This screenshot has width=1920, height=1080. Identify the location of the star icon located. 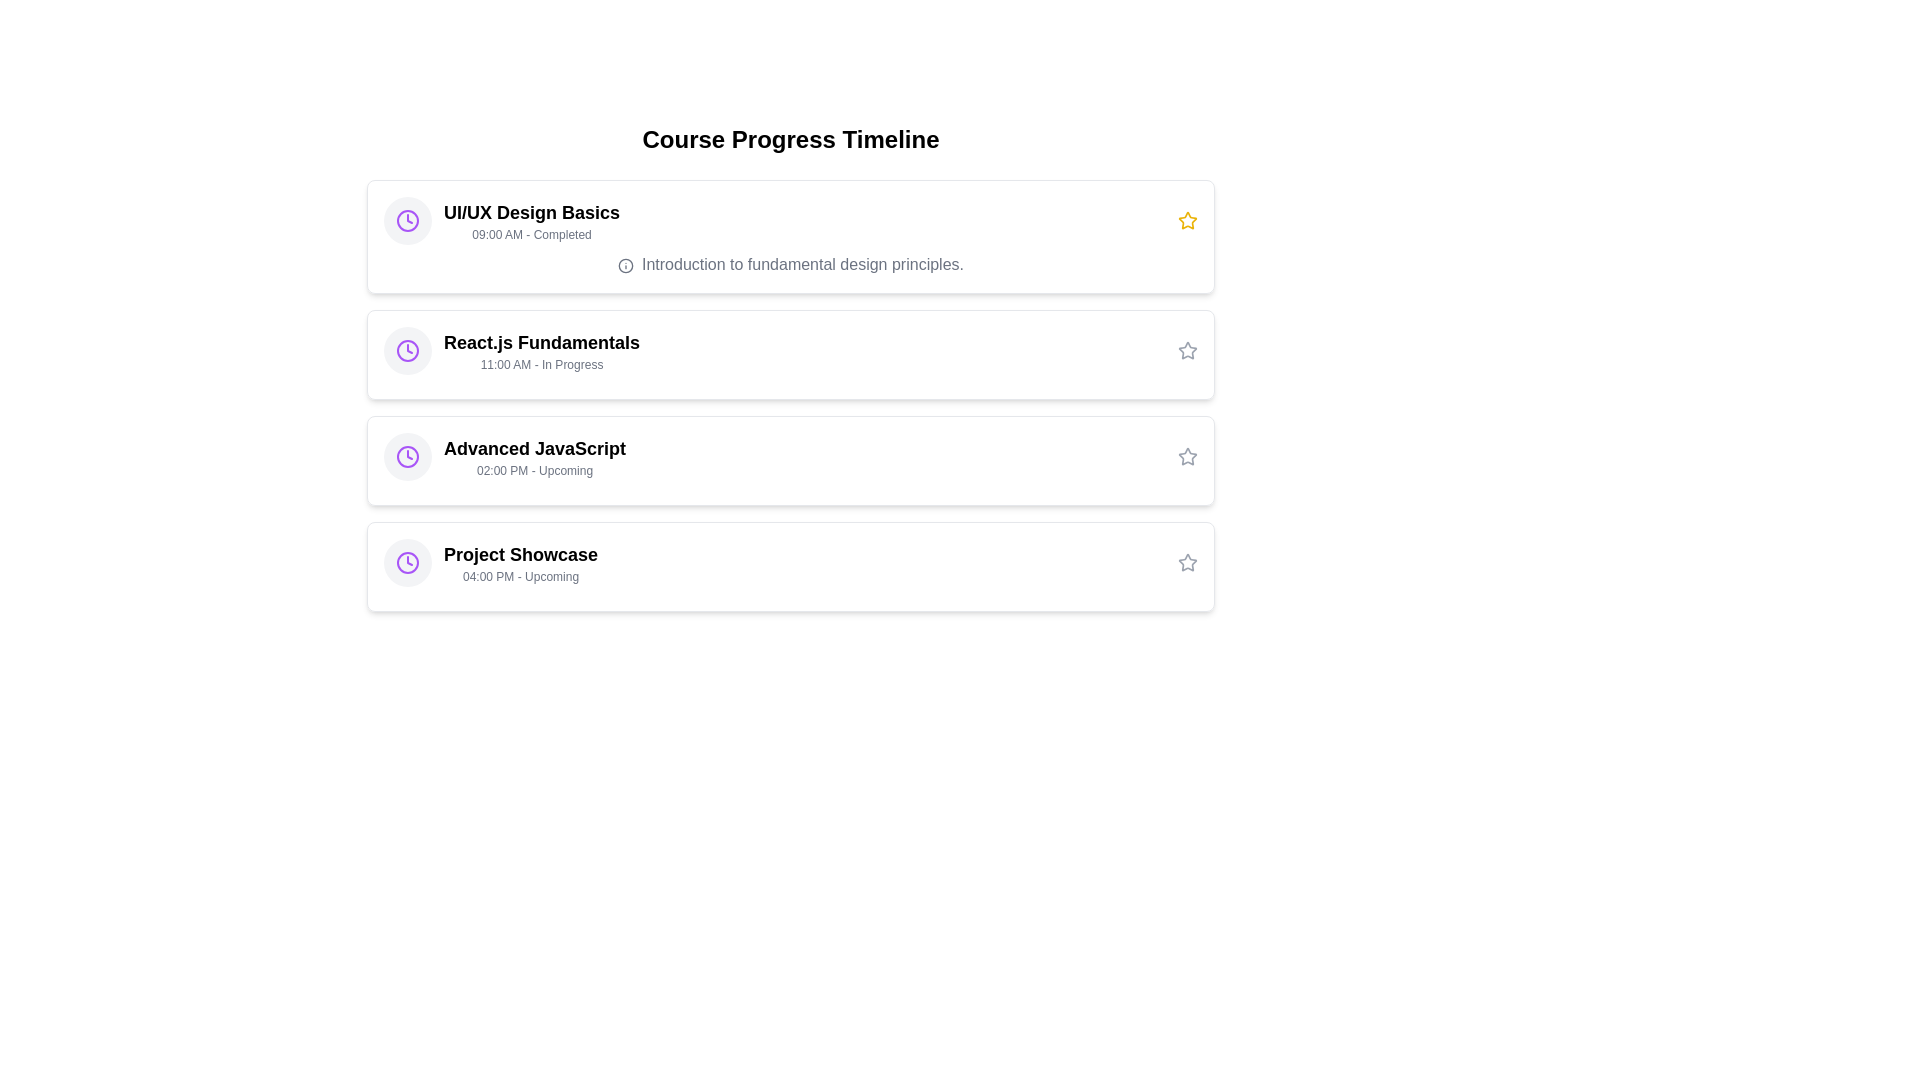
(1188, 350).